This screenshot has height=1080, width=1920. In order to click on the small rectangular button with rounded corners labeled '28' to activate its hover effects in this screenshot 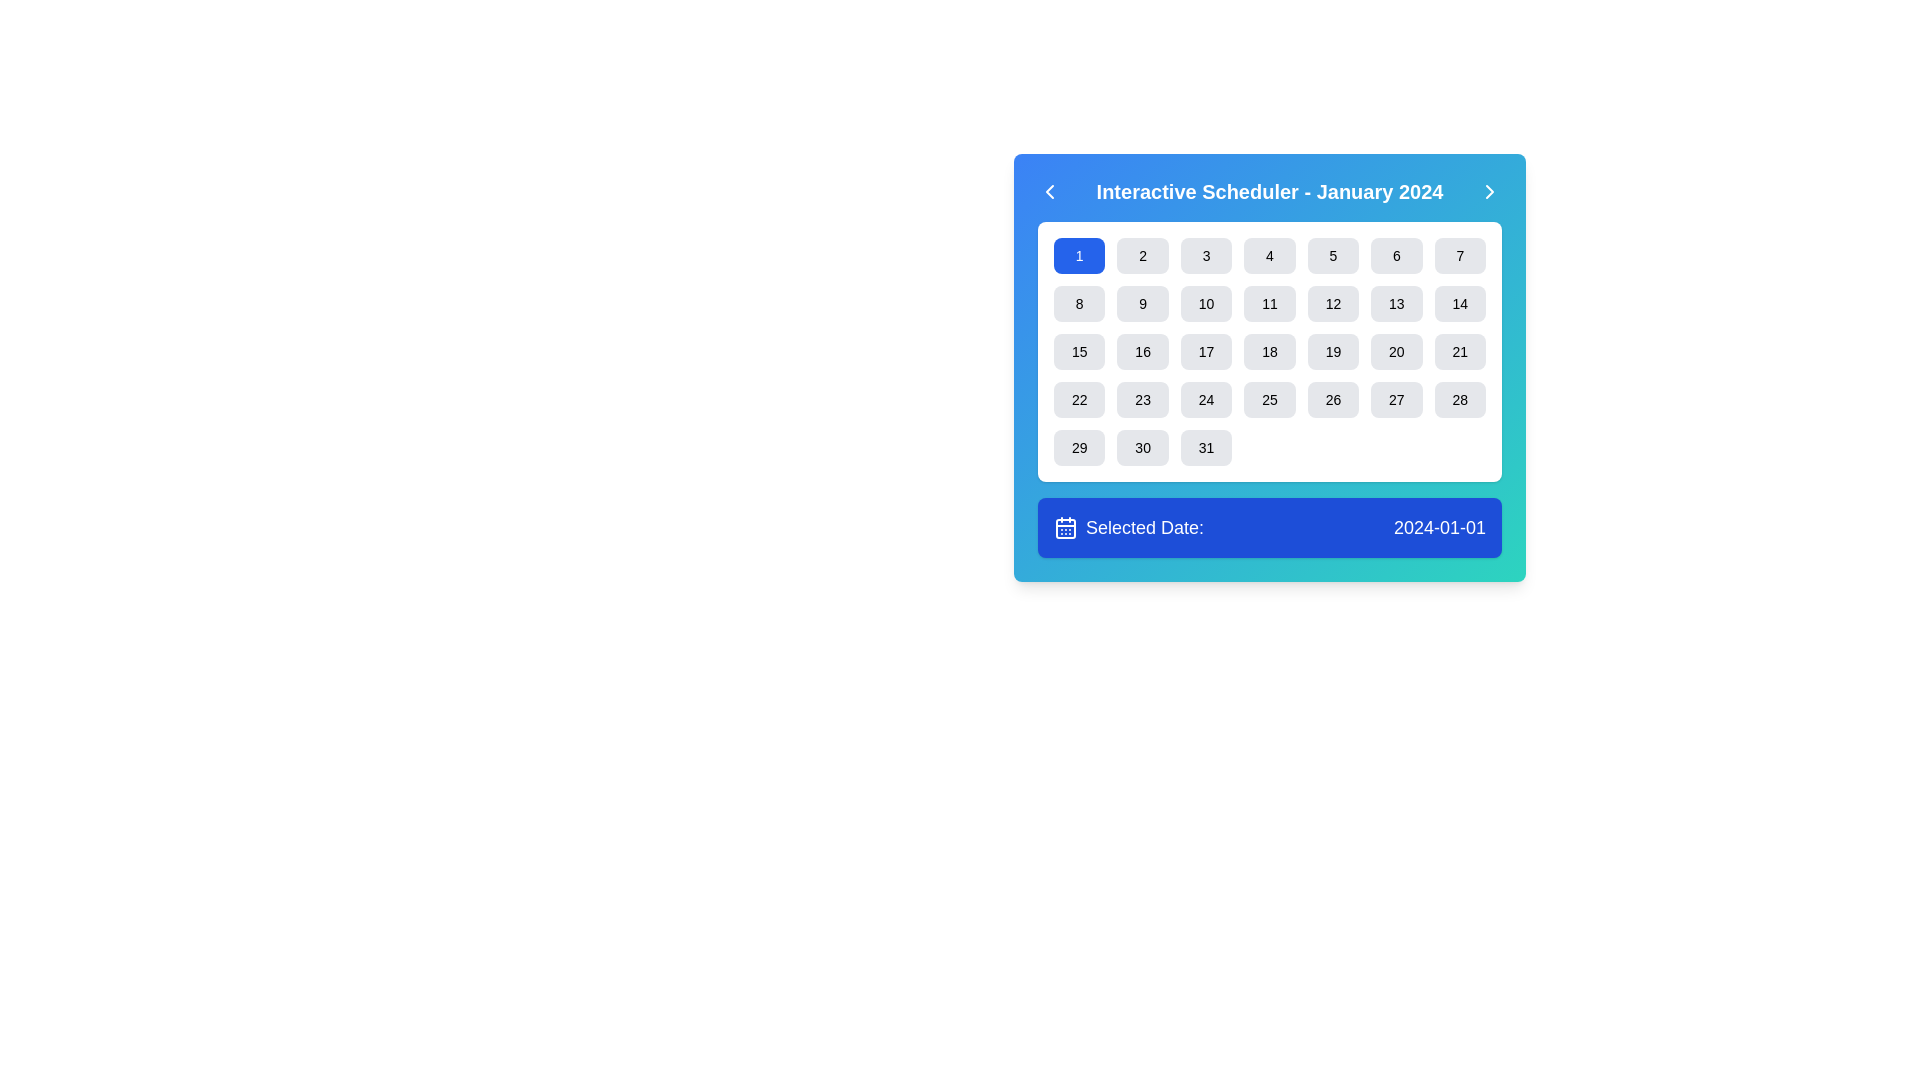, I will do `click(1460, 400)`.